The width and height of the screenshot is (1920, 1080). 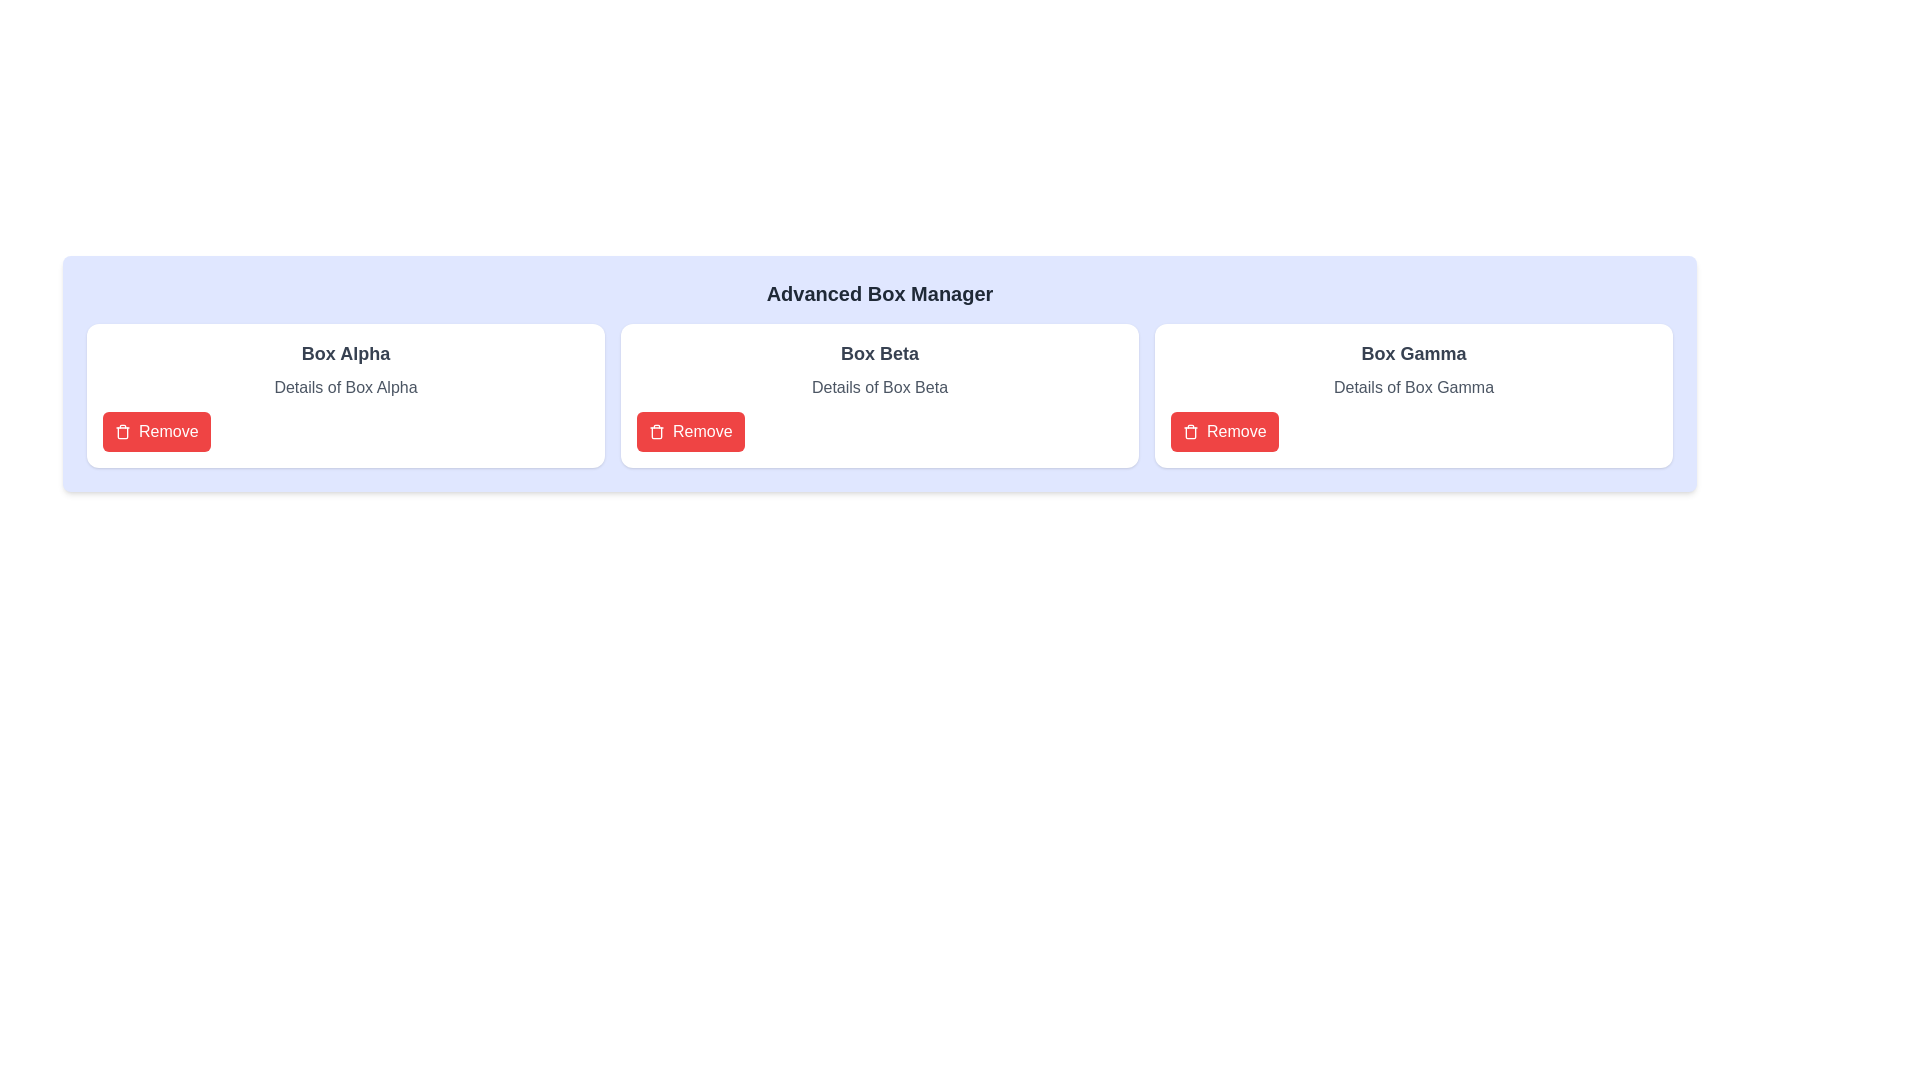 What do you see at coordinates (345, 388) in the screenshot?
I see `the text label displaying 'Details of Box Alpha', which is aligned below the title text 'Box Alpha' and above the button labeled 'Remove'` at bounding box center [345, 388].